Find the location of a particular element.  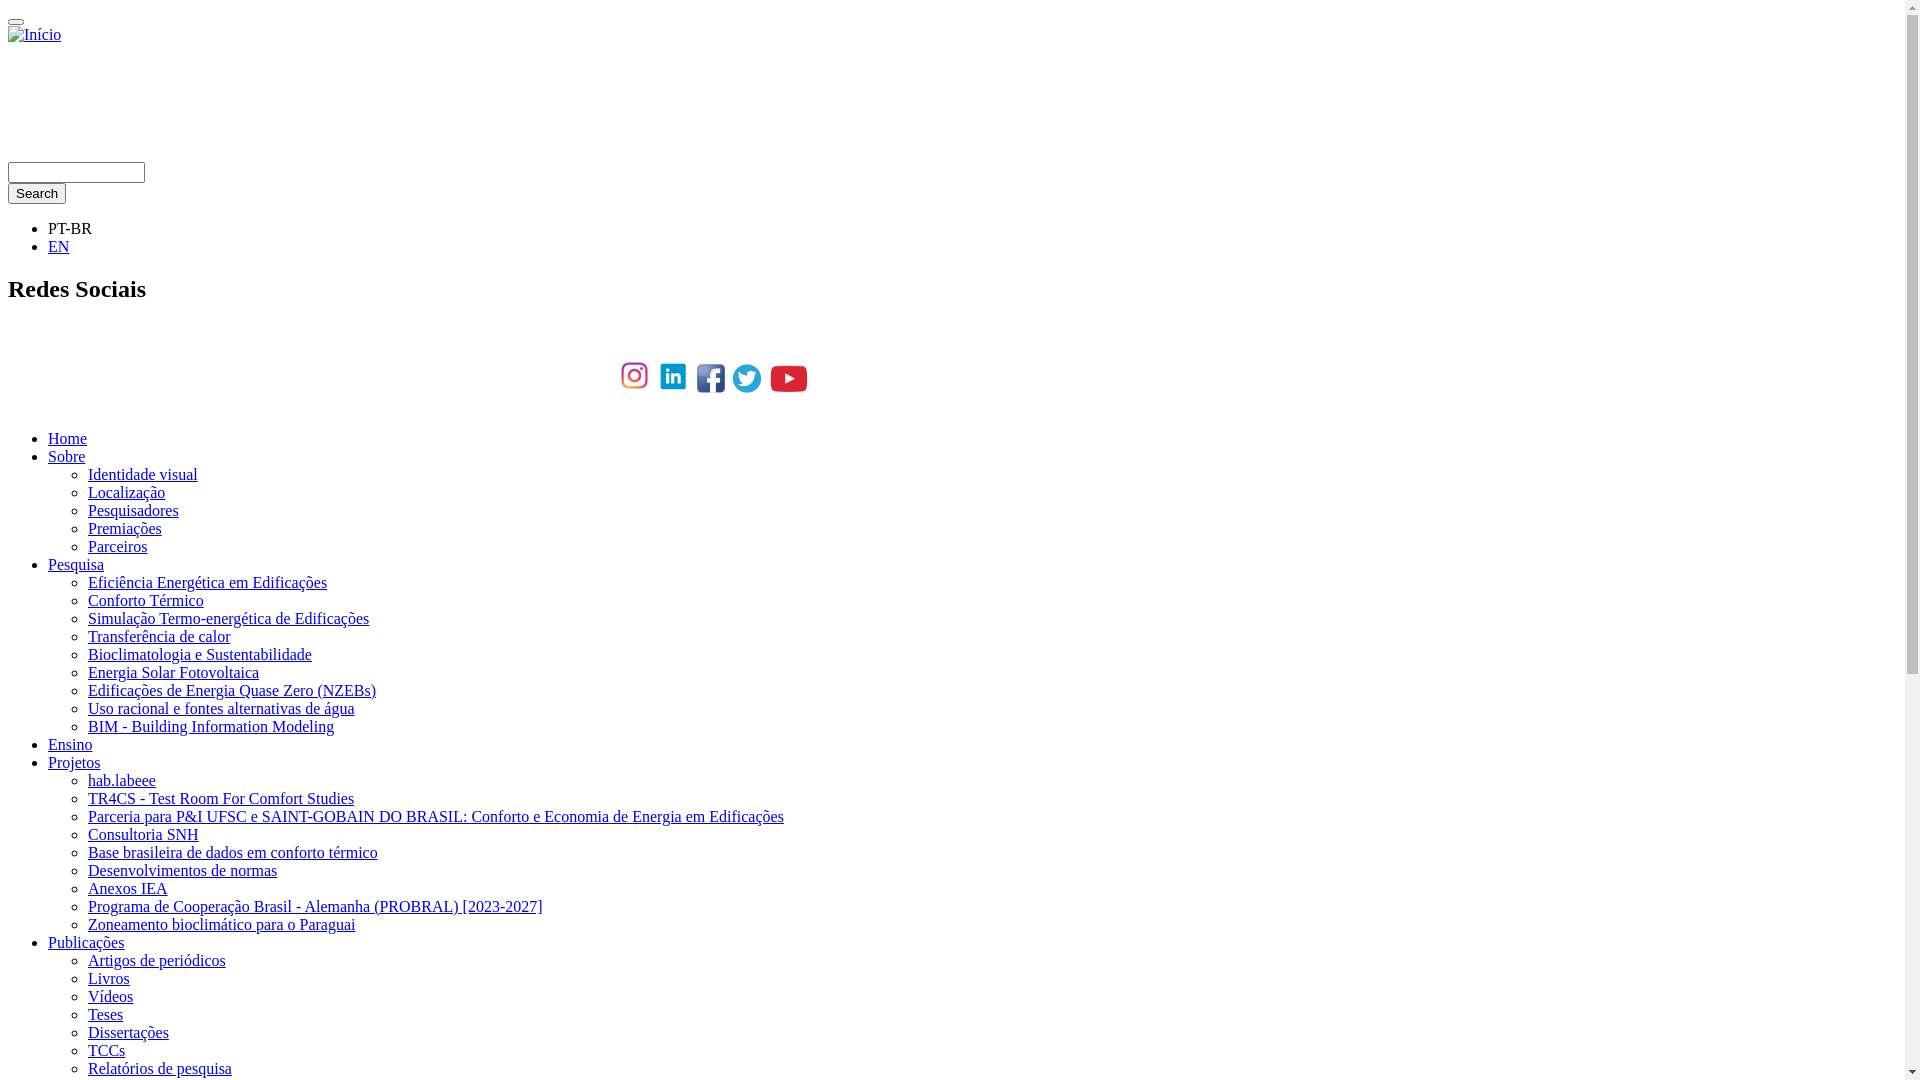

'Teses' is located at coordinates (86, 1014).